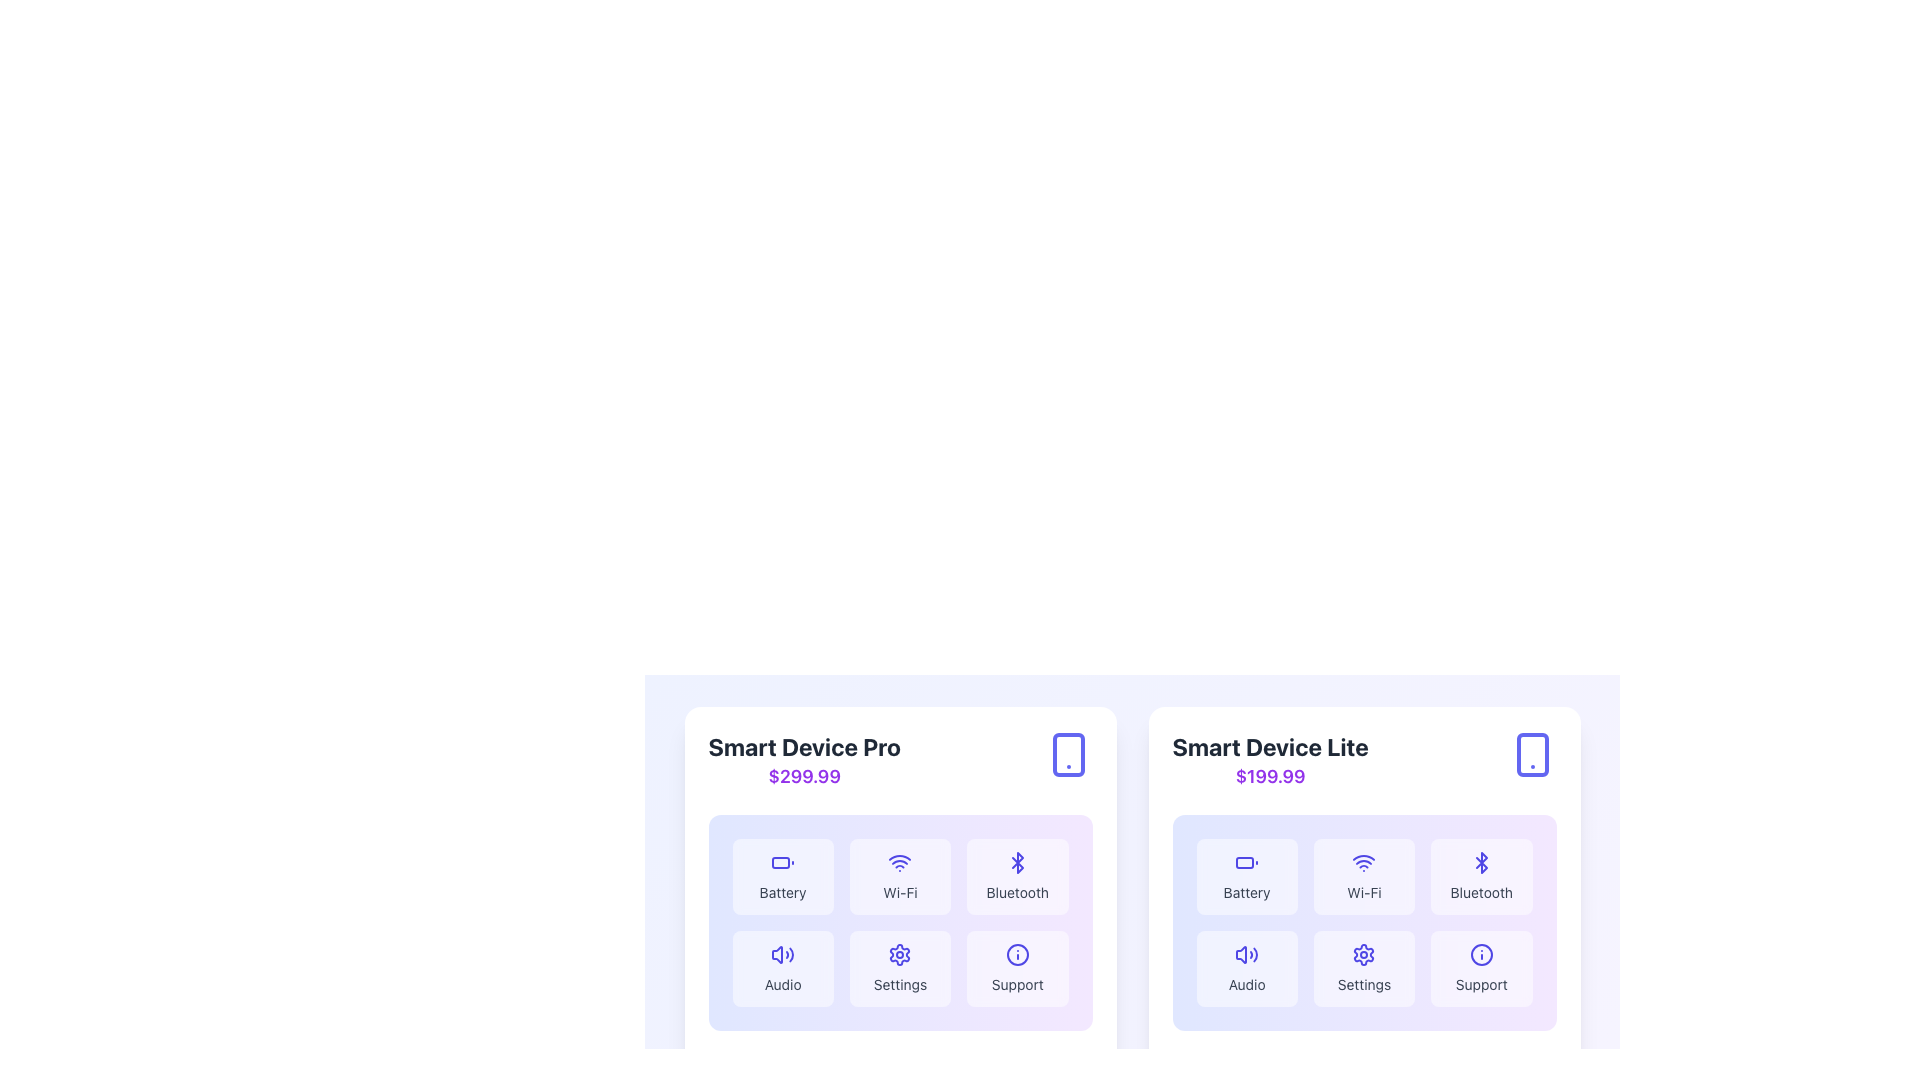 This screenshot has height=1080, width=1920. I want to click on the indigo audio volume icon located in the leftmost cell of the middle row in the 'Smart Device Pro' card, which is directly above the 'Audio' text, so click(782, 954).